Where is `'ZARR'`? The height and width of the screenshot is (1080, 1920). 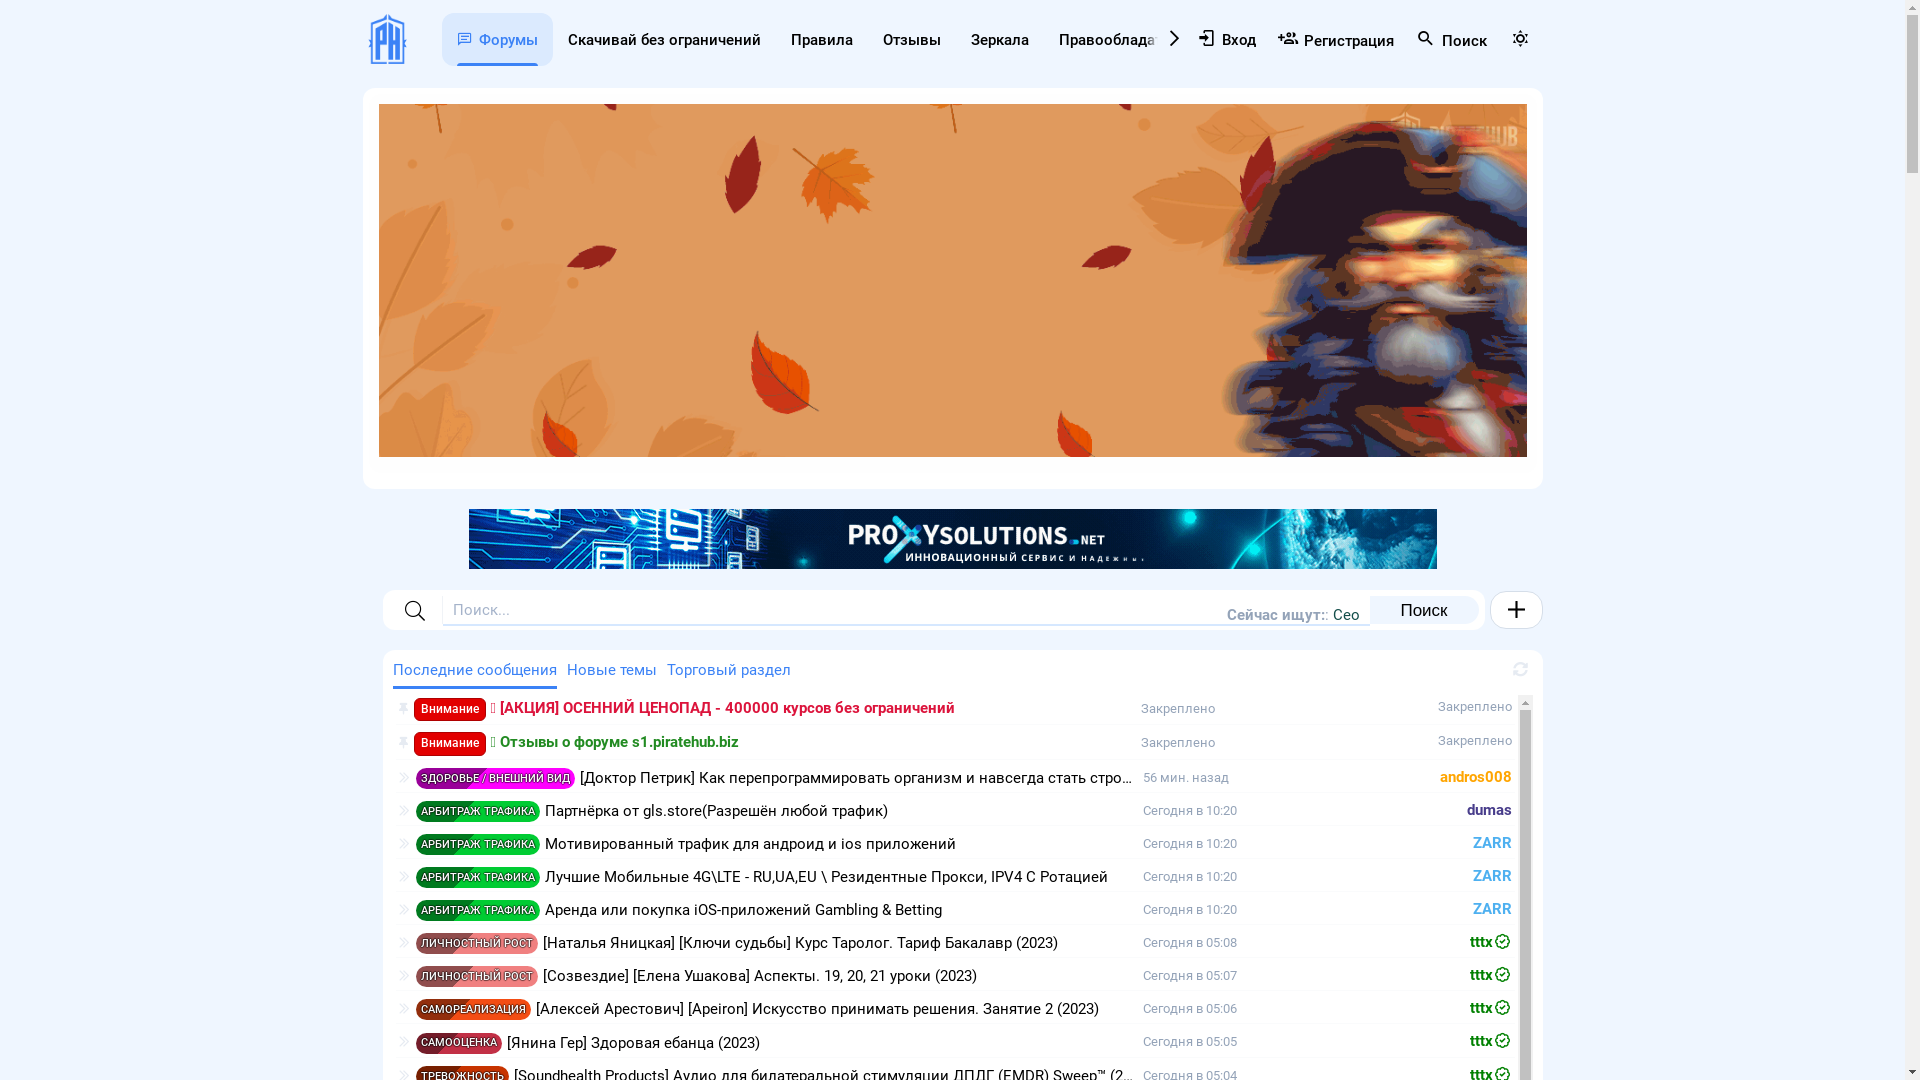 'ZARR' is located at coordinates (1472, 875).